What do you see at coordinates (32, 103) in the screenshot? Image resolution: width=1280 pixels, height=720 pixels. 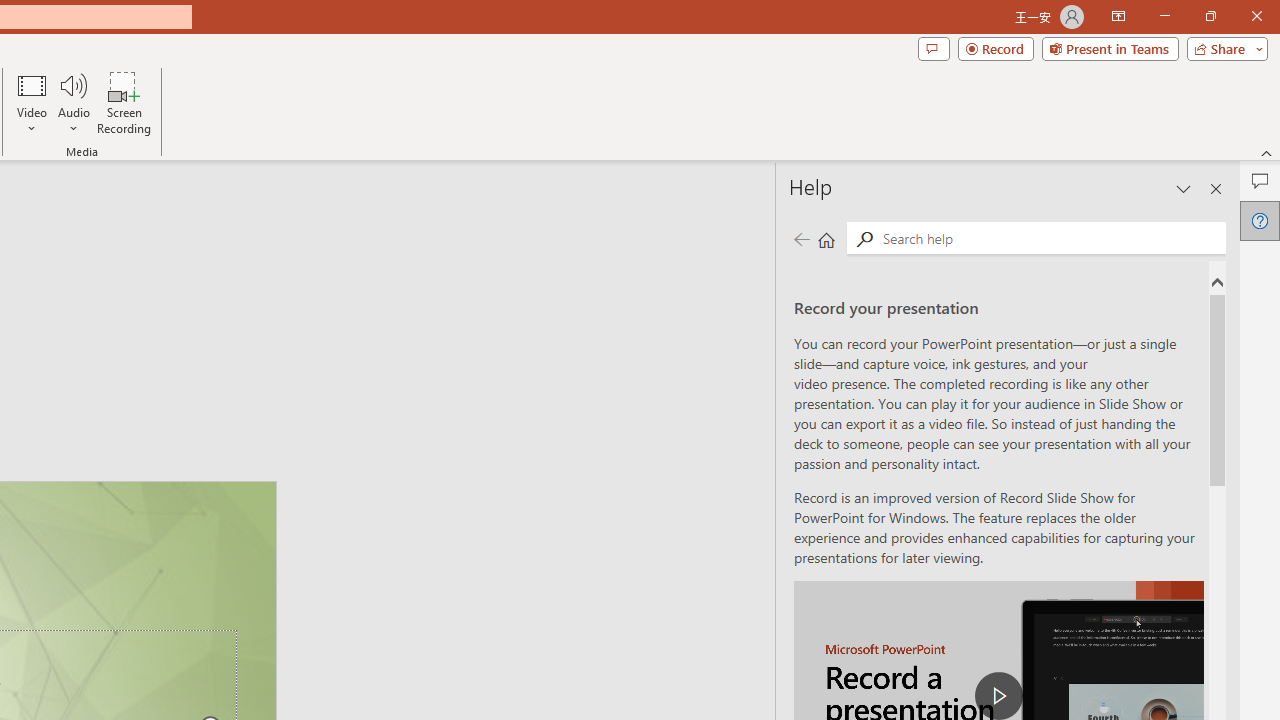 I see `'Video'` at bounding box center [32, 103].